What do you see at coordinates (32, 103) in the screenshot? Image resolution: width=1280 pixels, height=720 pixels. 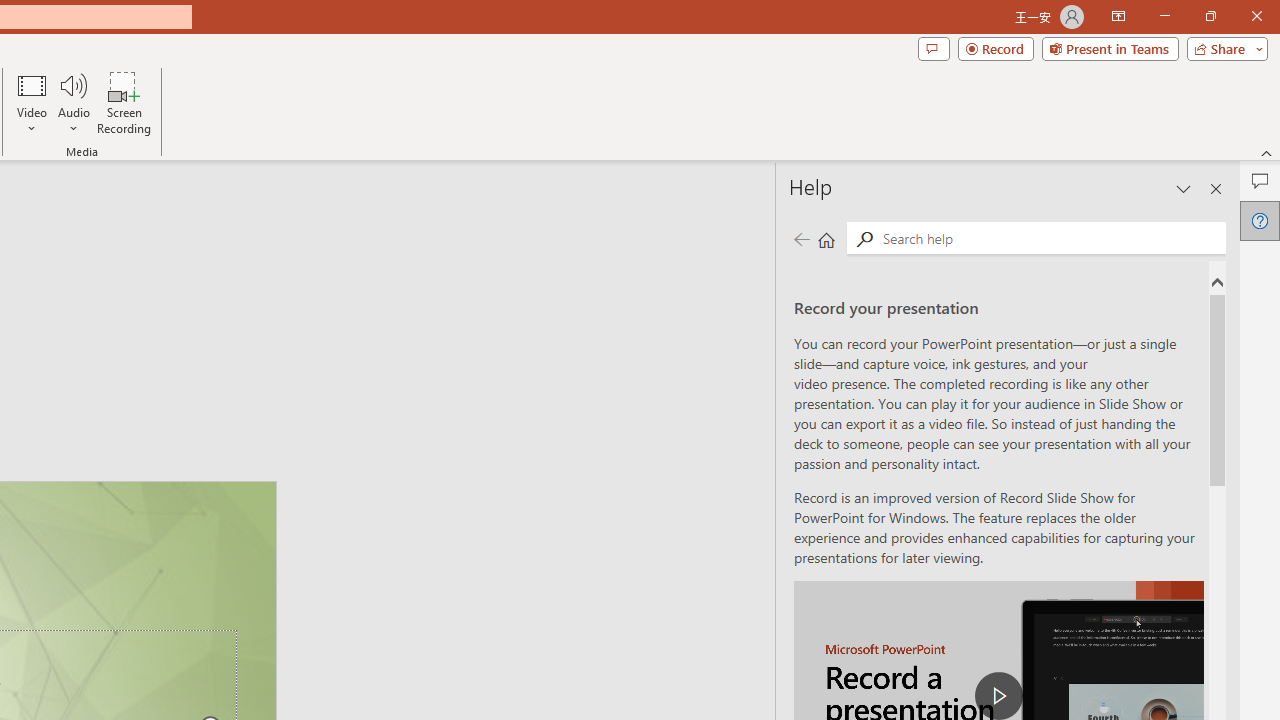 I see `'Video'` at bounding box center [32, 103].